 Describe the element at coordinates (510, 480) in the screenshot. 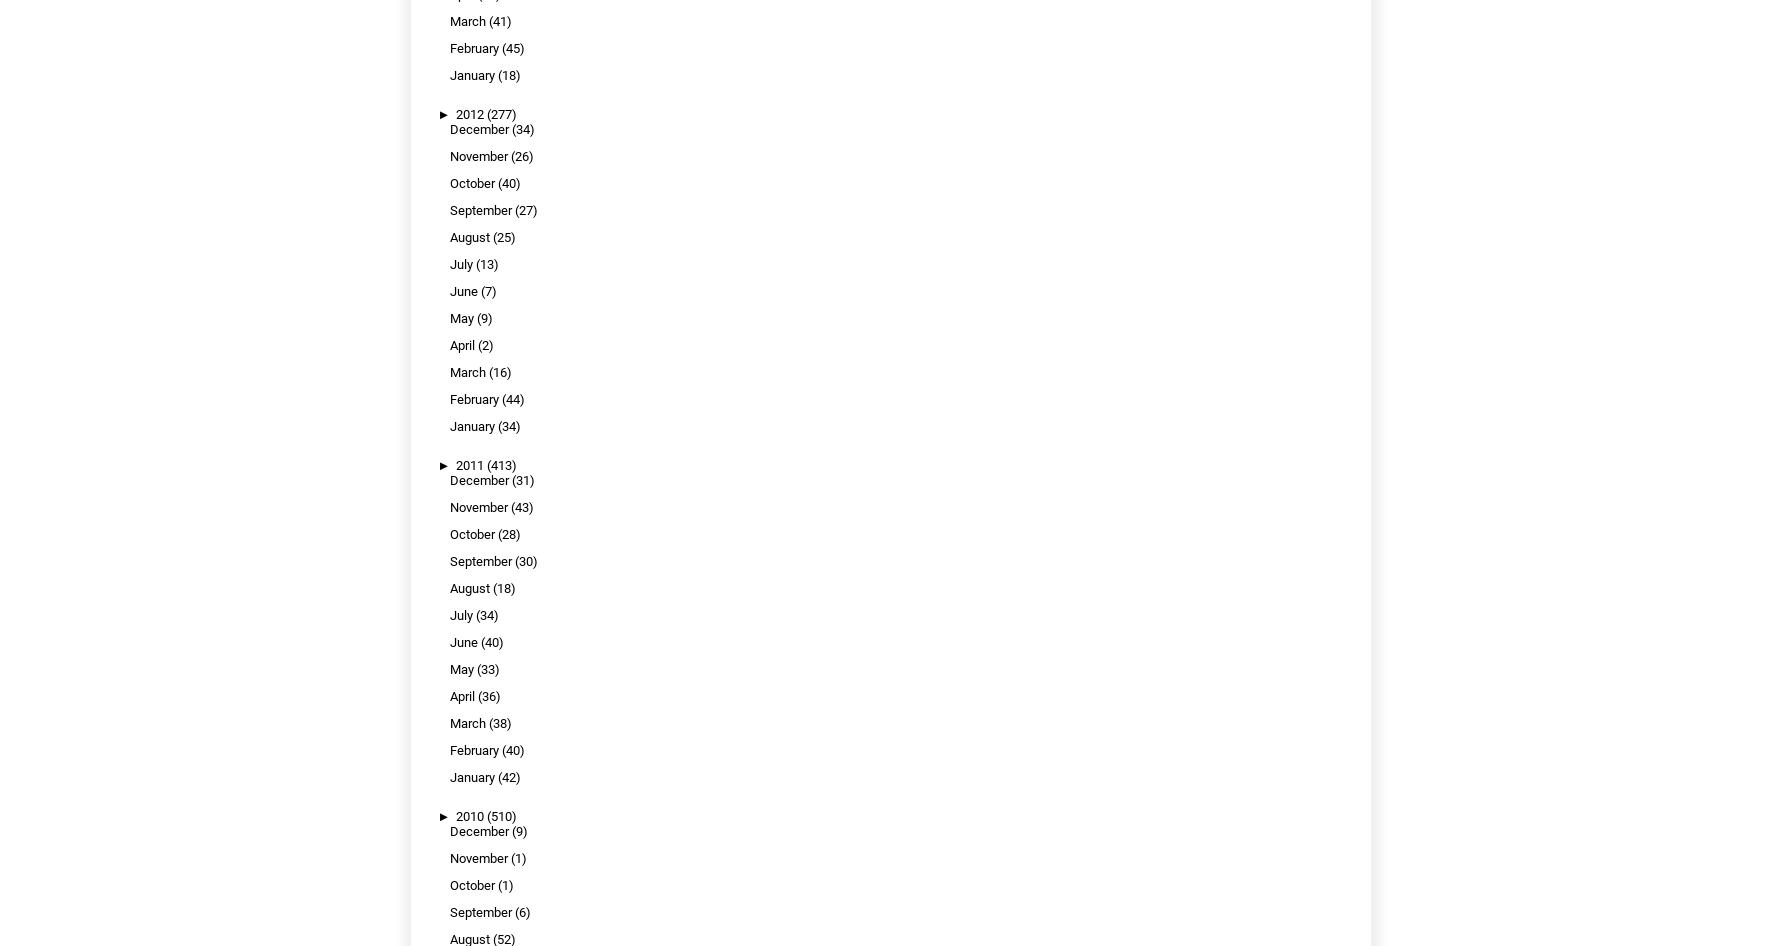

I see `'(31)'` at that location.